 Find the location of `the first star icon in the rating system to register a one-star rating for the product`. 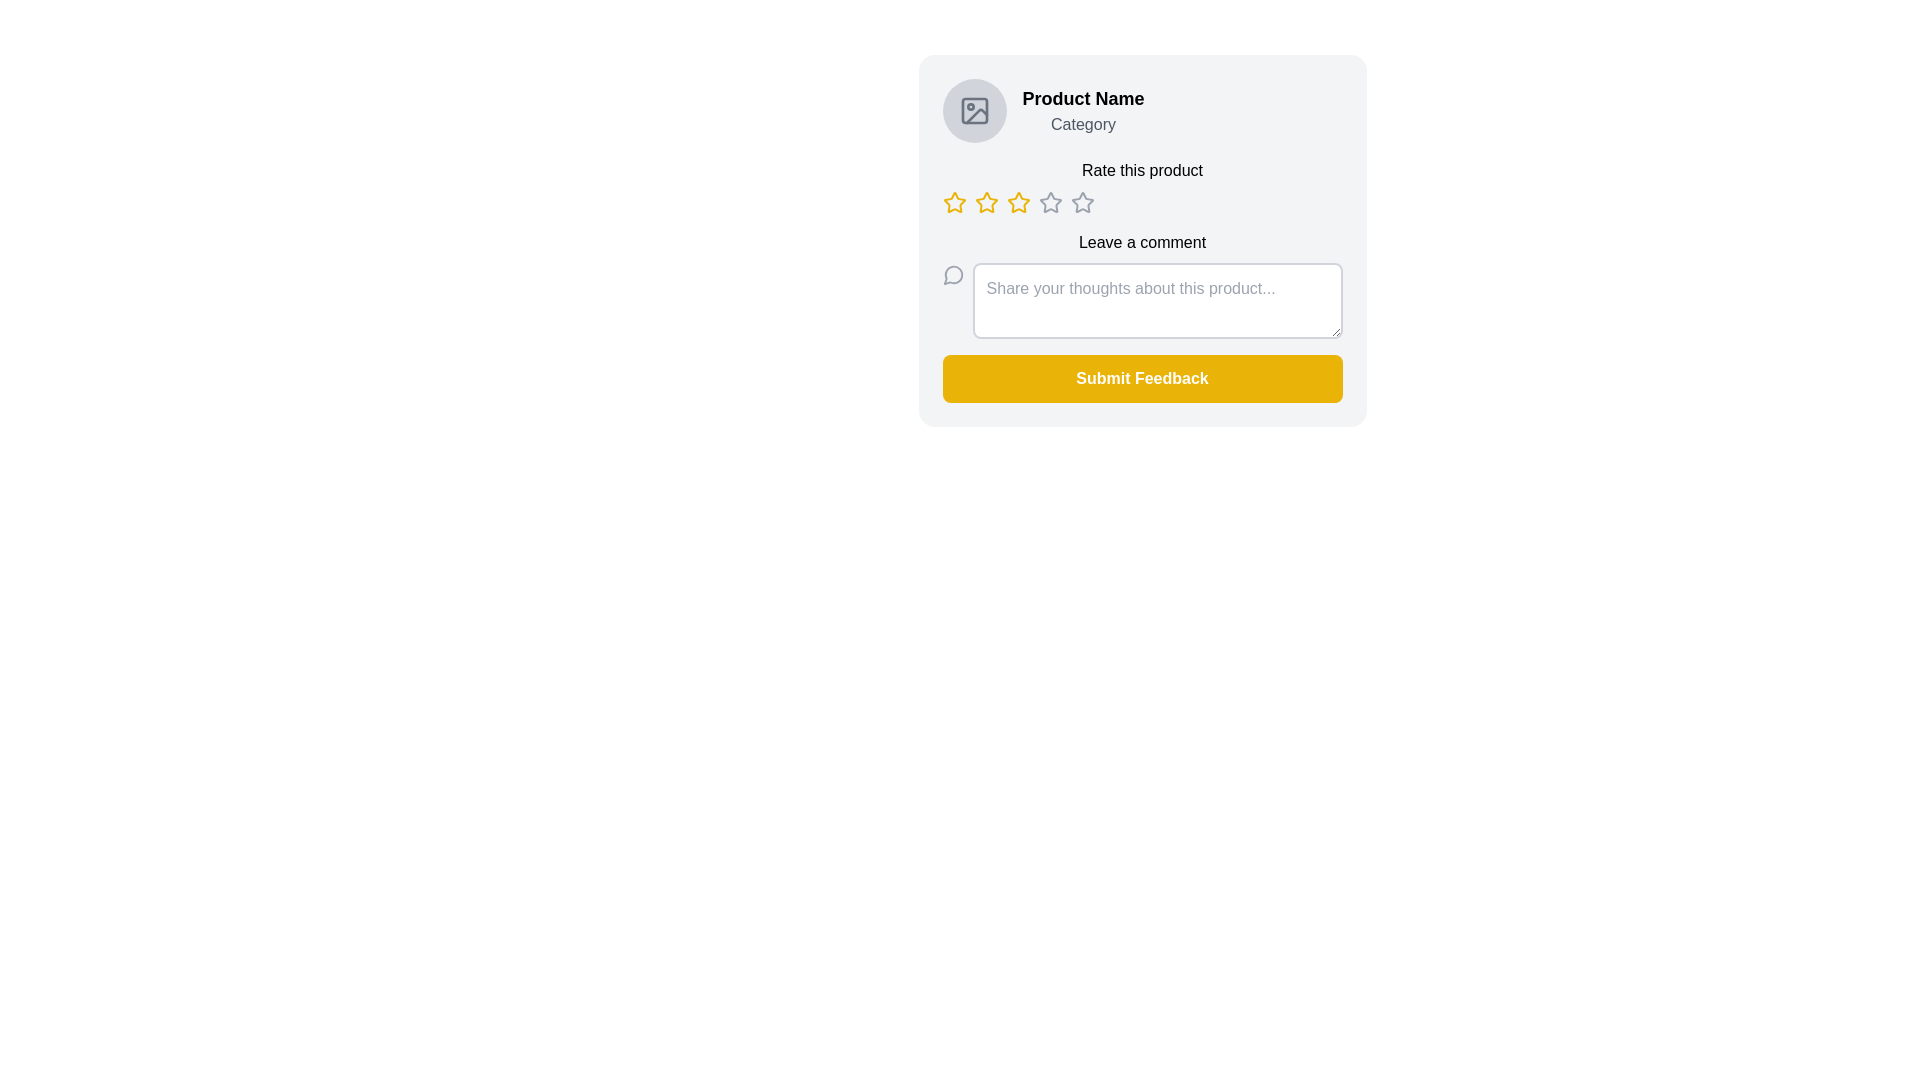

the first star icon in the rating system to register a one-star rating for the product is located at coordinates (953, 202).